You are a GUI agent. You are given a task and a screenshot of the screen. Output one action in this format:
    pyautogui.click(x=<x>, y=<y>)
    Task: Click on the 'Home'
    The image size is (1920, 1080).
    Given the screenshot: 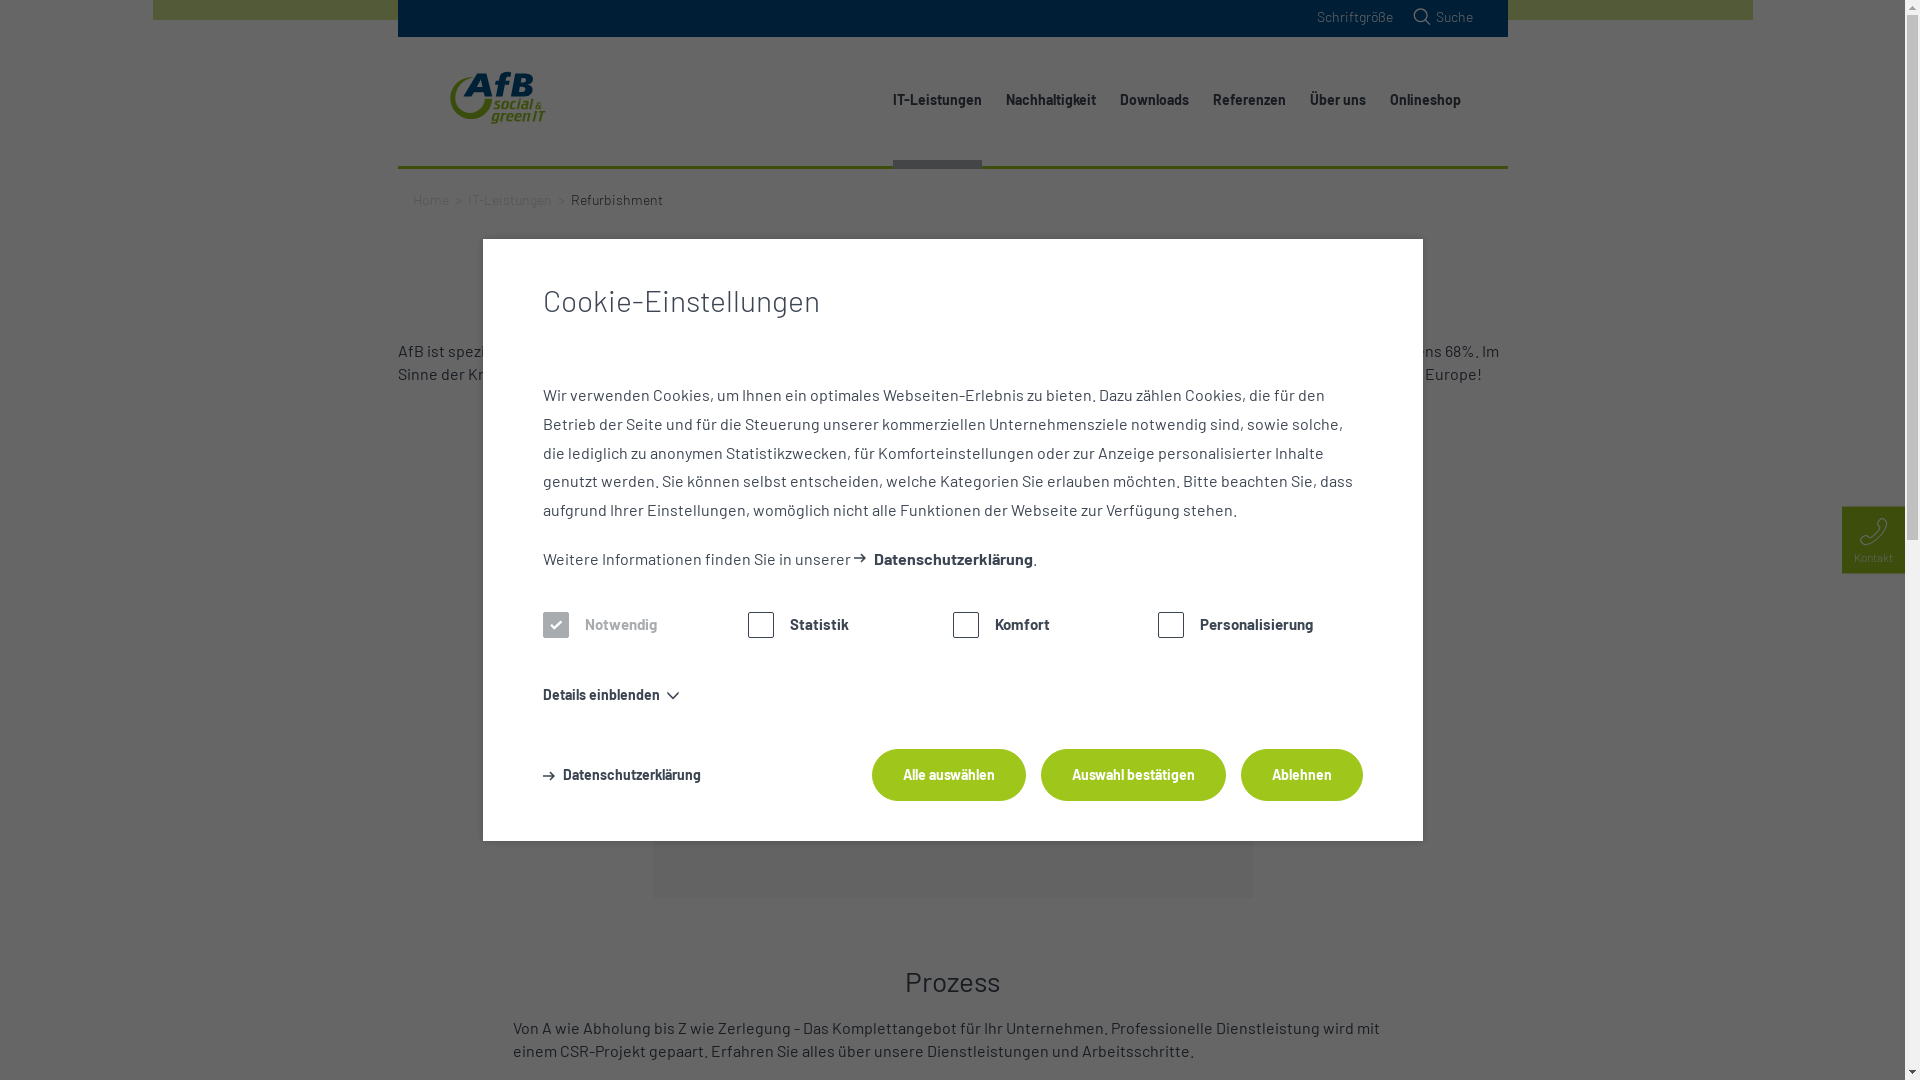 What is the action you would take?
    pyautogui.click(x=411, y=199)
    